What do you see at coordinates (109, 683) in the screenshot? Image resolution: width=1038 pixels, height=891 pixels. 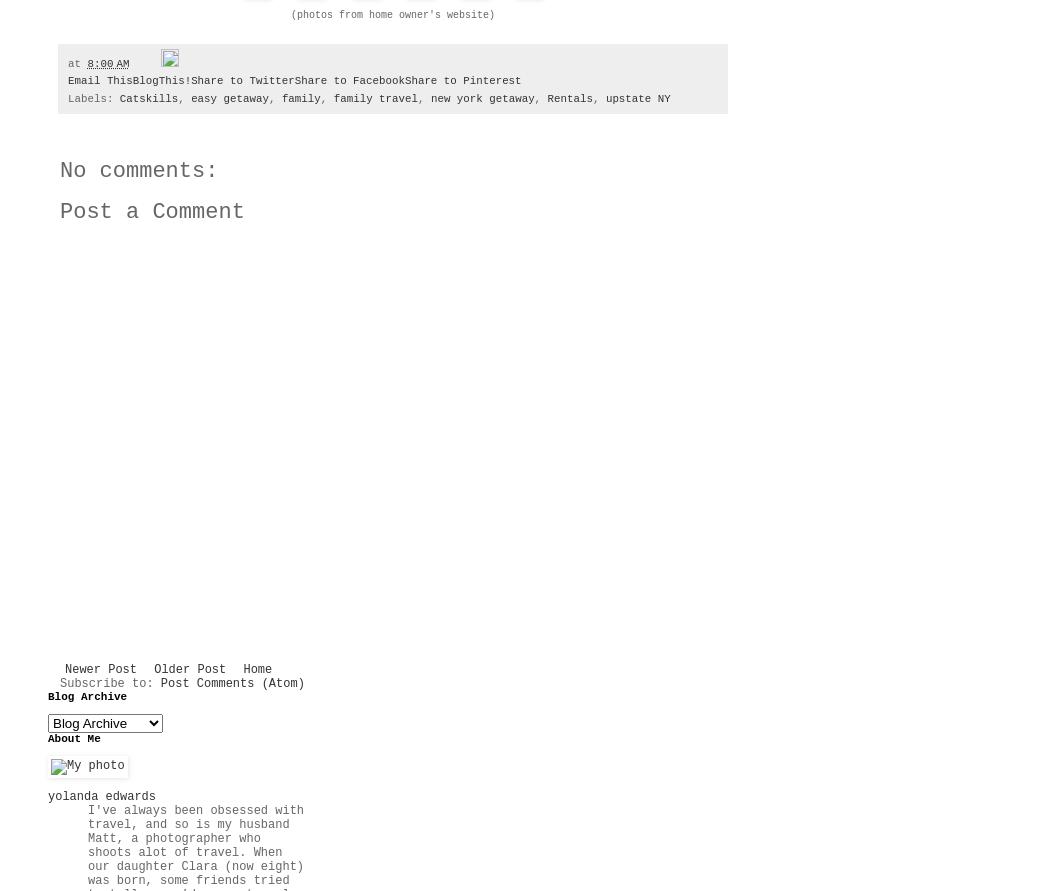 I see `'Subscribe to:'` at bounding box center [109, 683].